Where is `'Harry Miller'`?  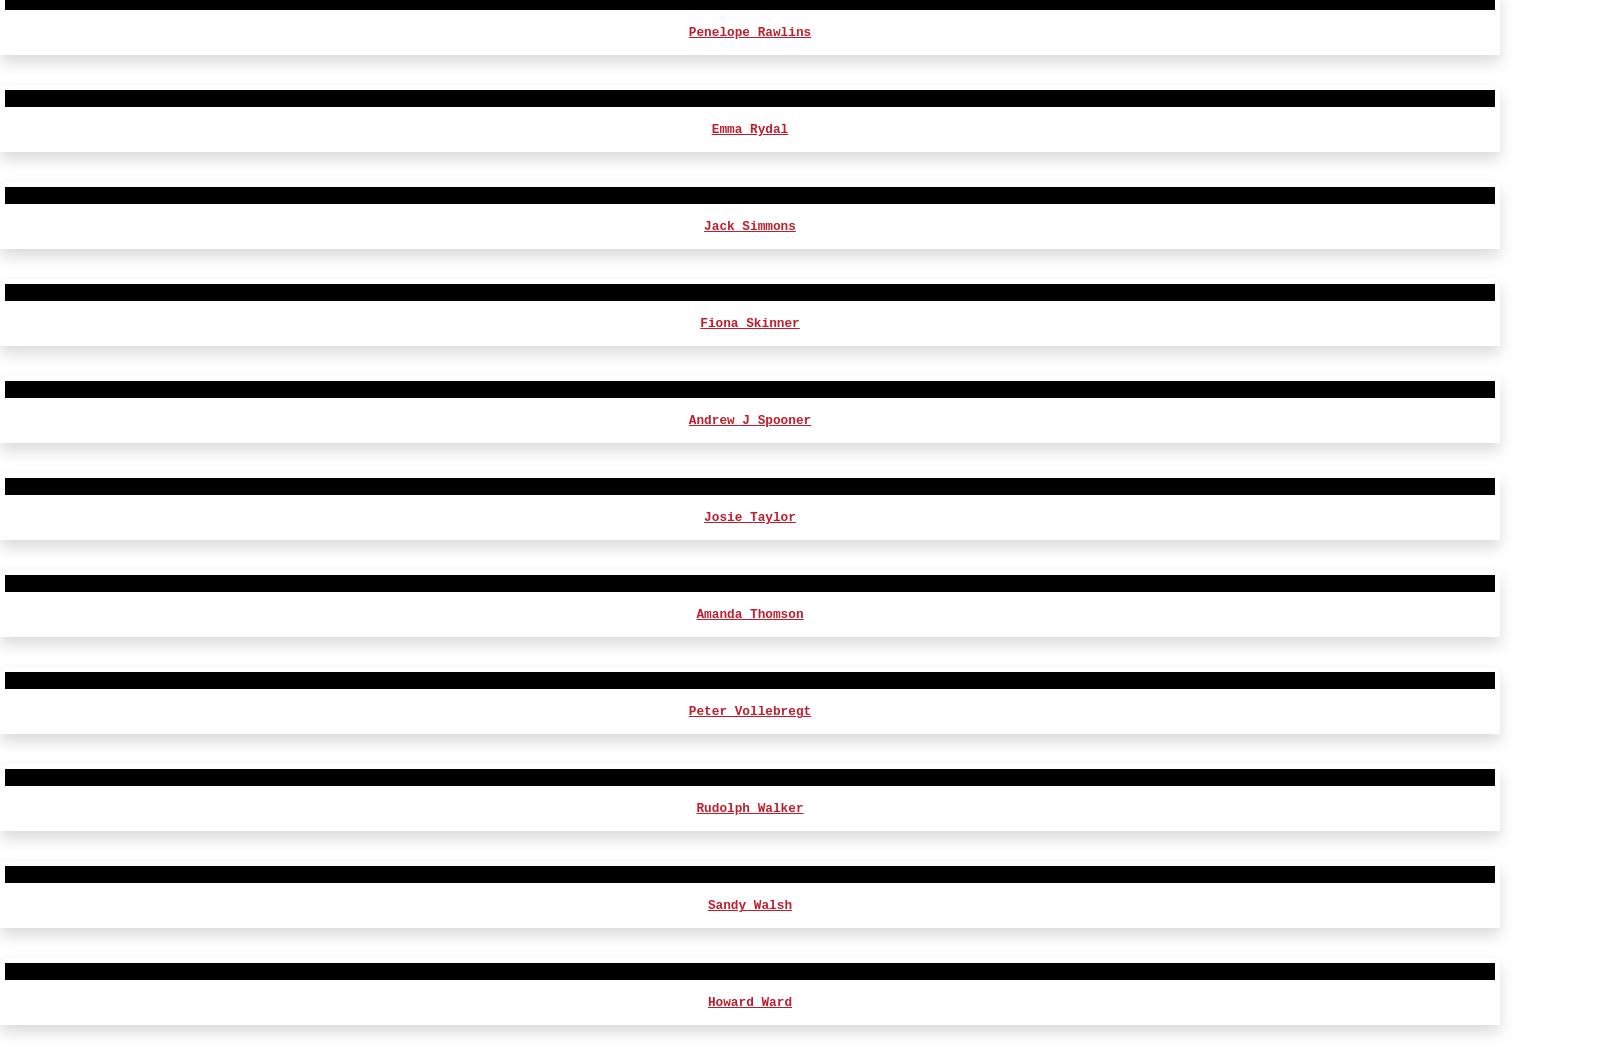
'Harry Miller' is located at coordinates (749, 170).